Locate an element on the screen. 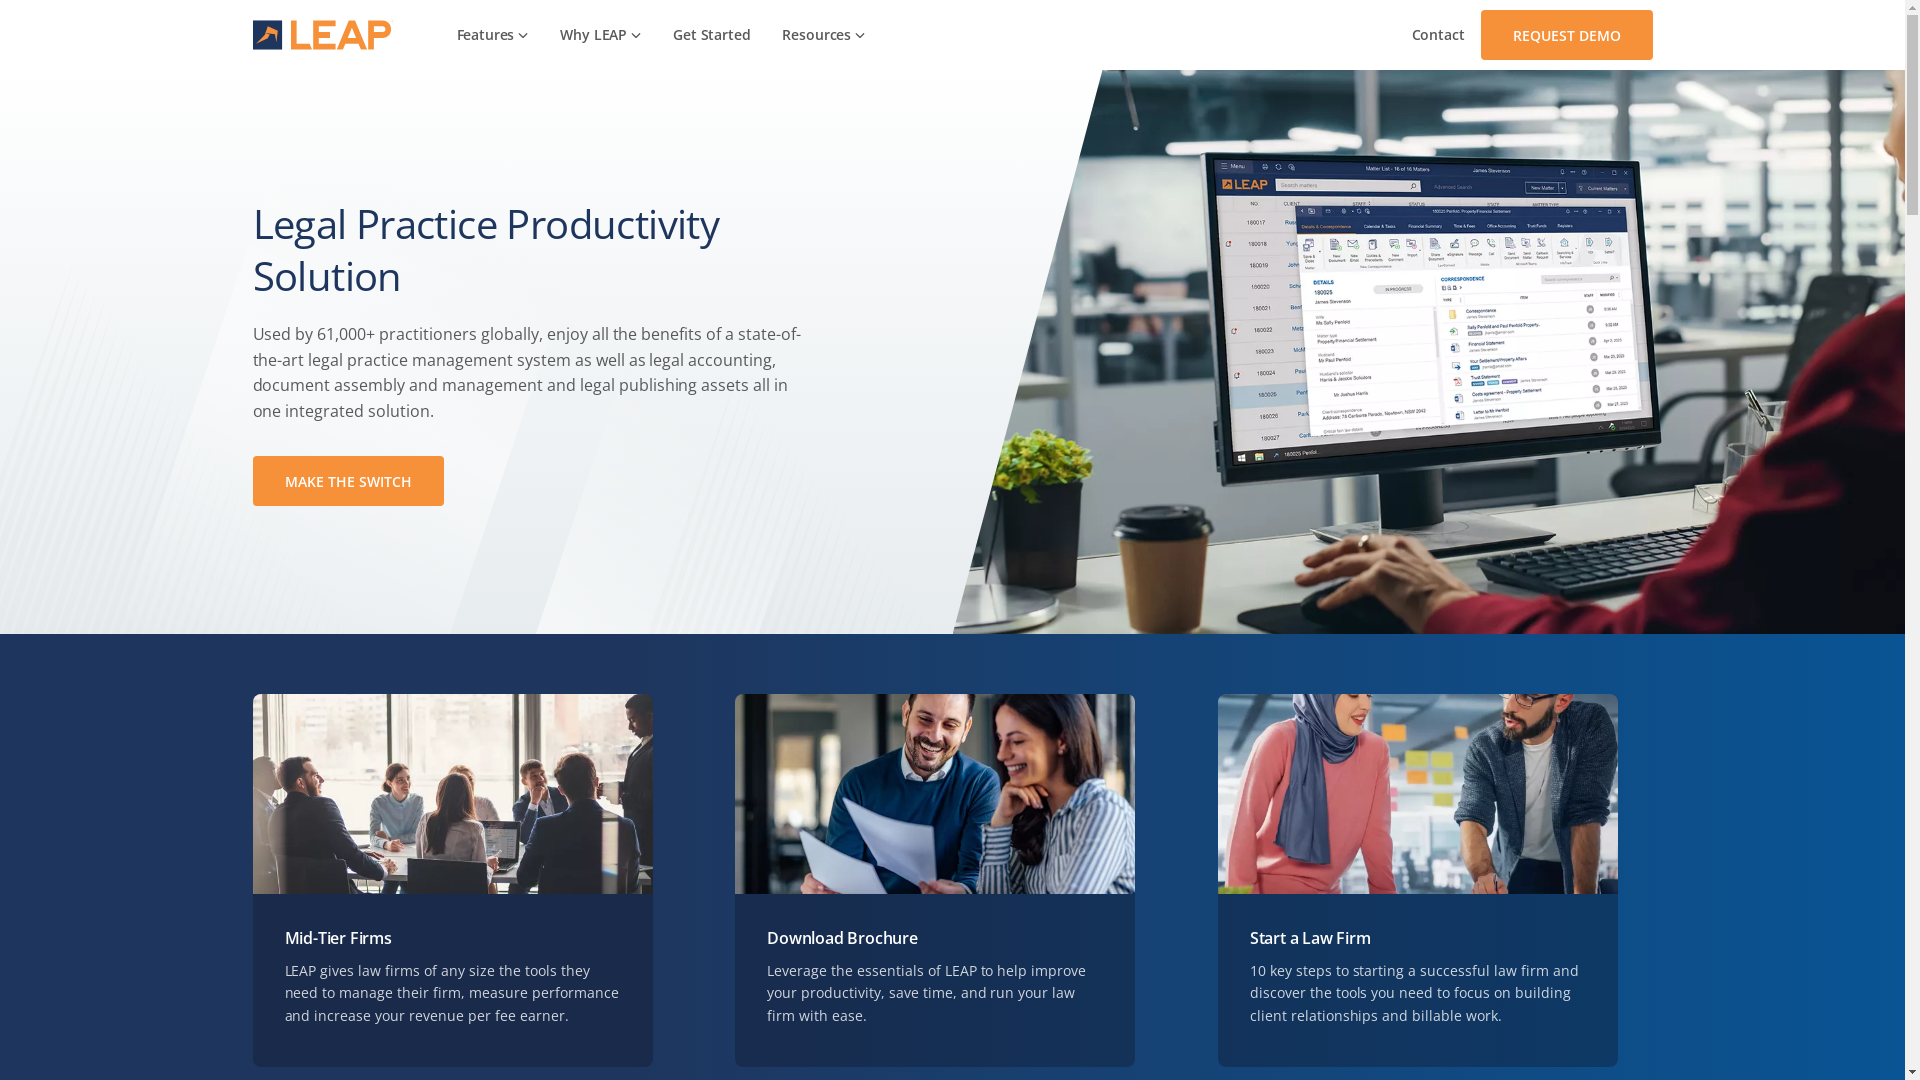  'Contact' is located at coordinates (1437, 34).